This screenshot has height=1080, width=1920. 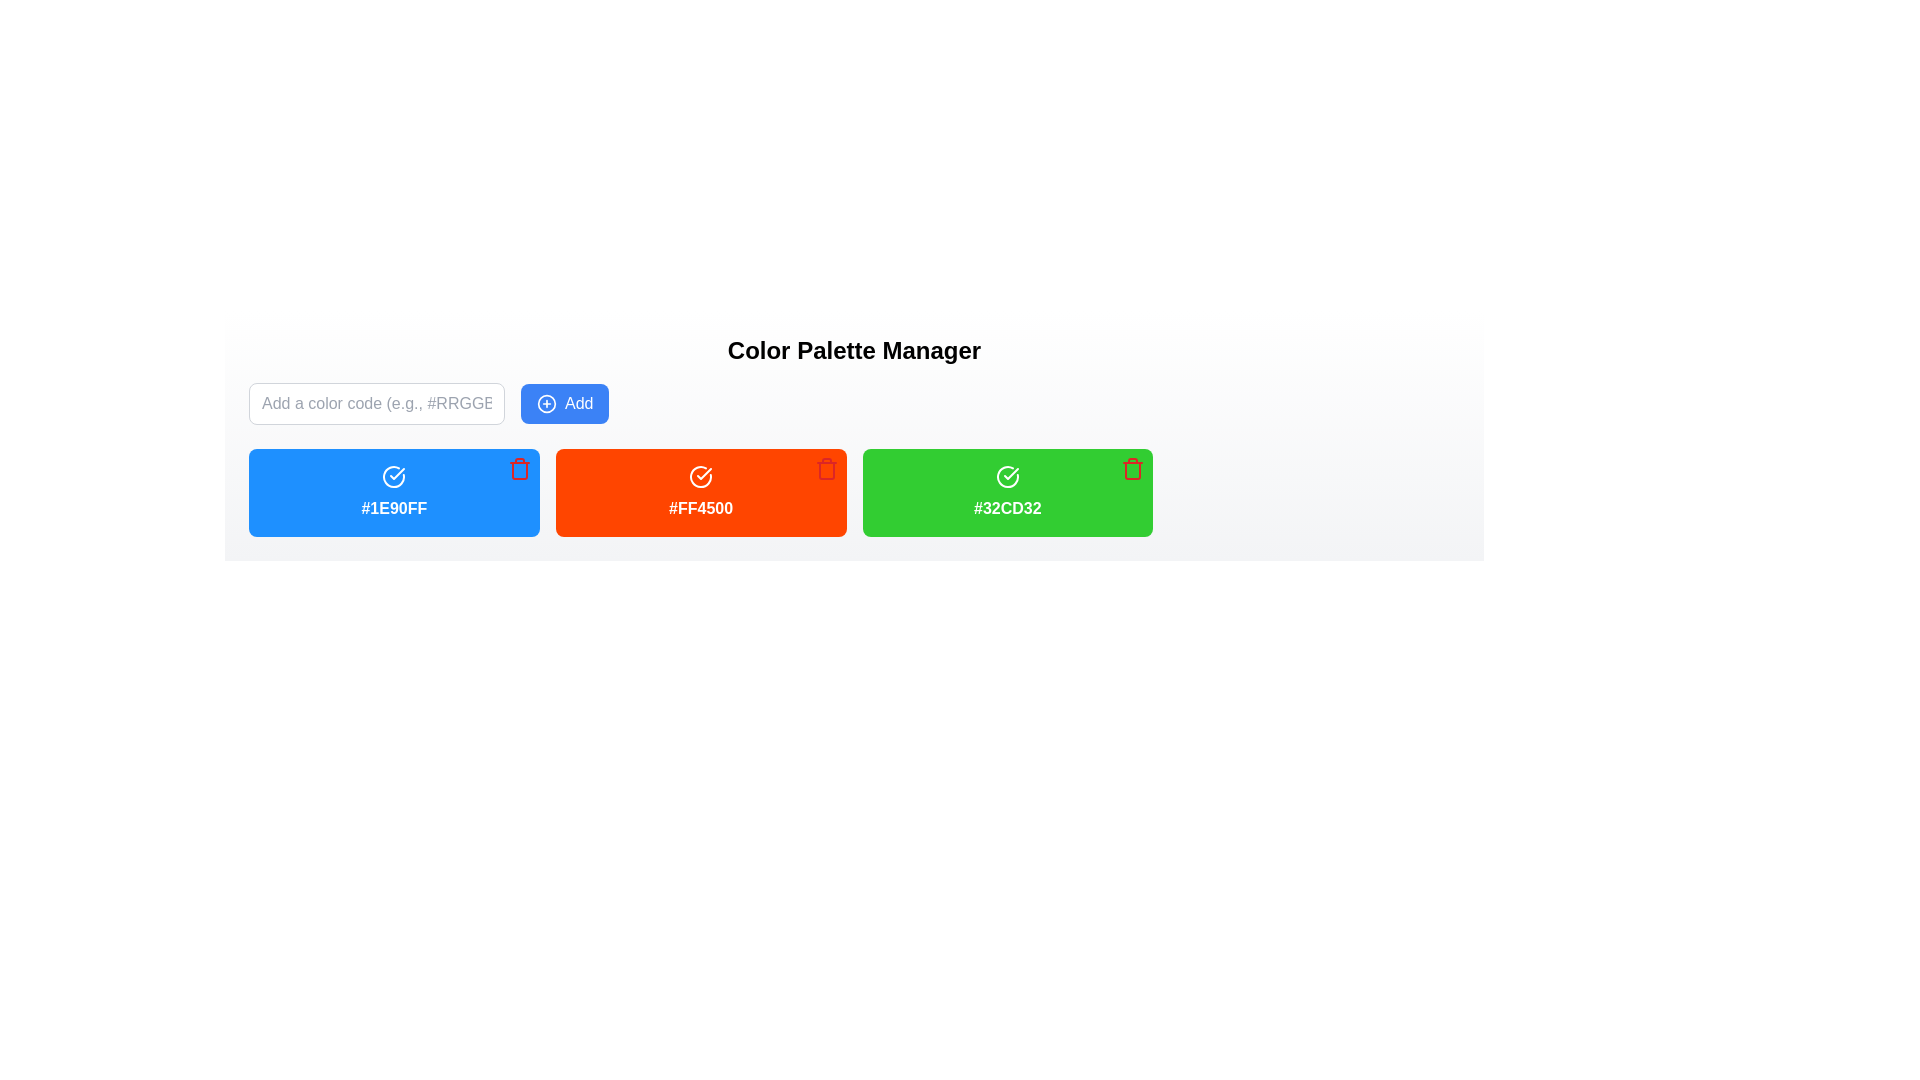 What do you see at coordinates (564, 404) in the screenshot?
I see `the 'Add' button which has a blue background and white text, positioned next to a text input box for color codes, to observe the color change effect` at bounding box center [564, 404].